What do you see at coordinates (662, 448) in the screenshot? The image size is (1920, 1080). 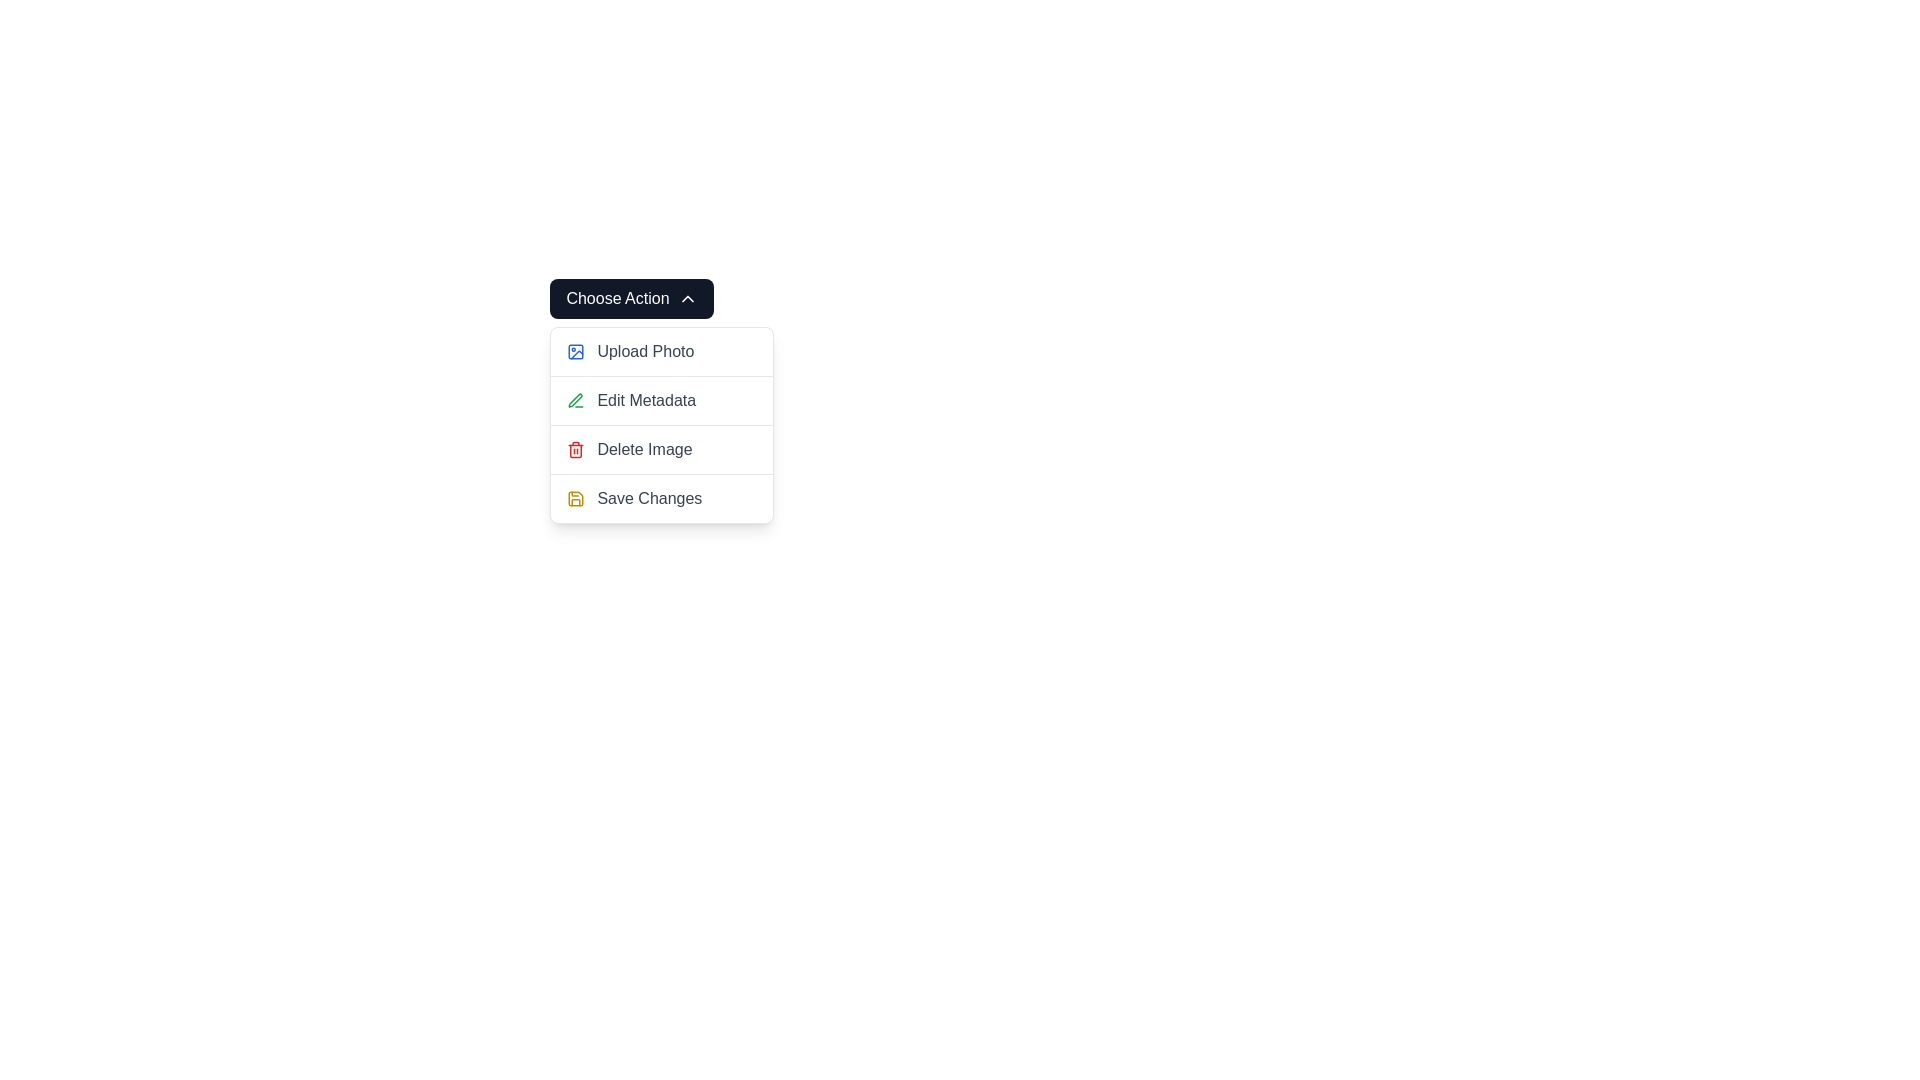 I see `the 'Delete Image' menu item in the dropdown, which features a red trash can icon to the left and is the third item under the 'Choose Action' button` at bounding box center [662, 448].